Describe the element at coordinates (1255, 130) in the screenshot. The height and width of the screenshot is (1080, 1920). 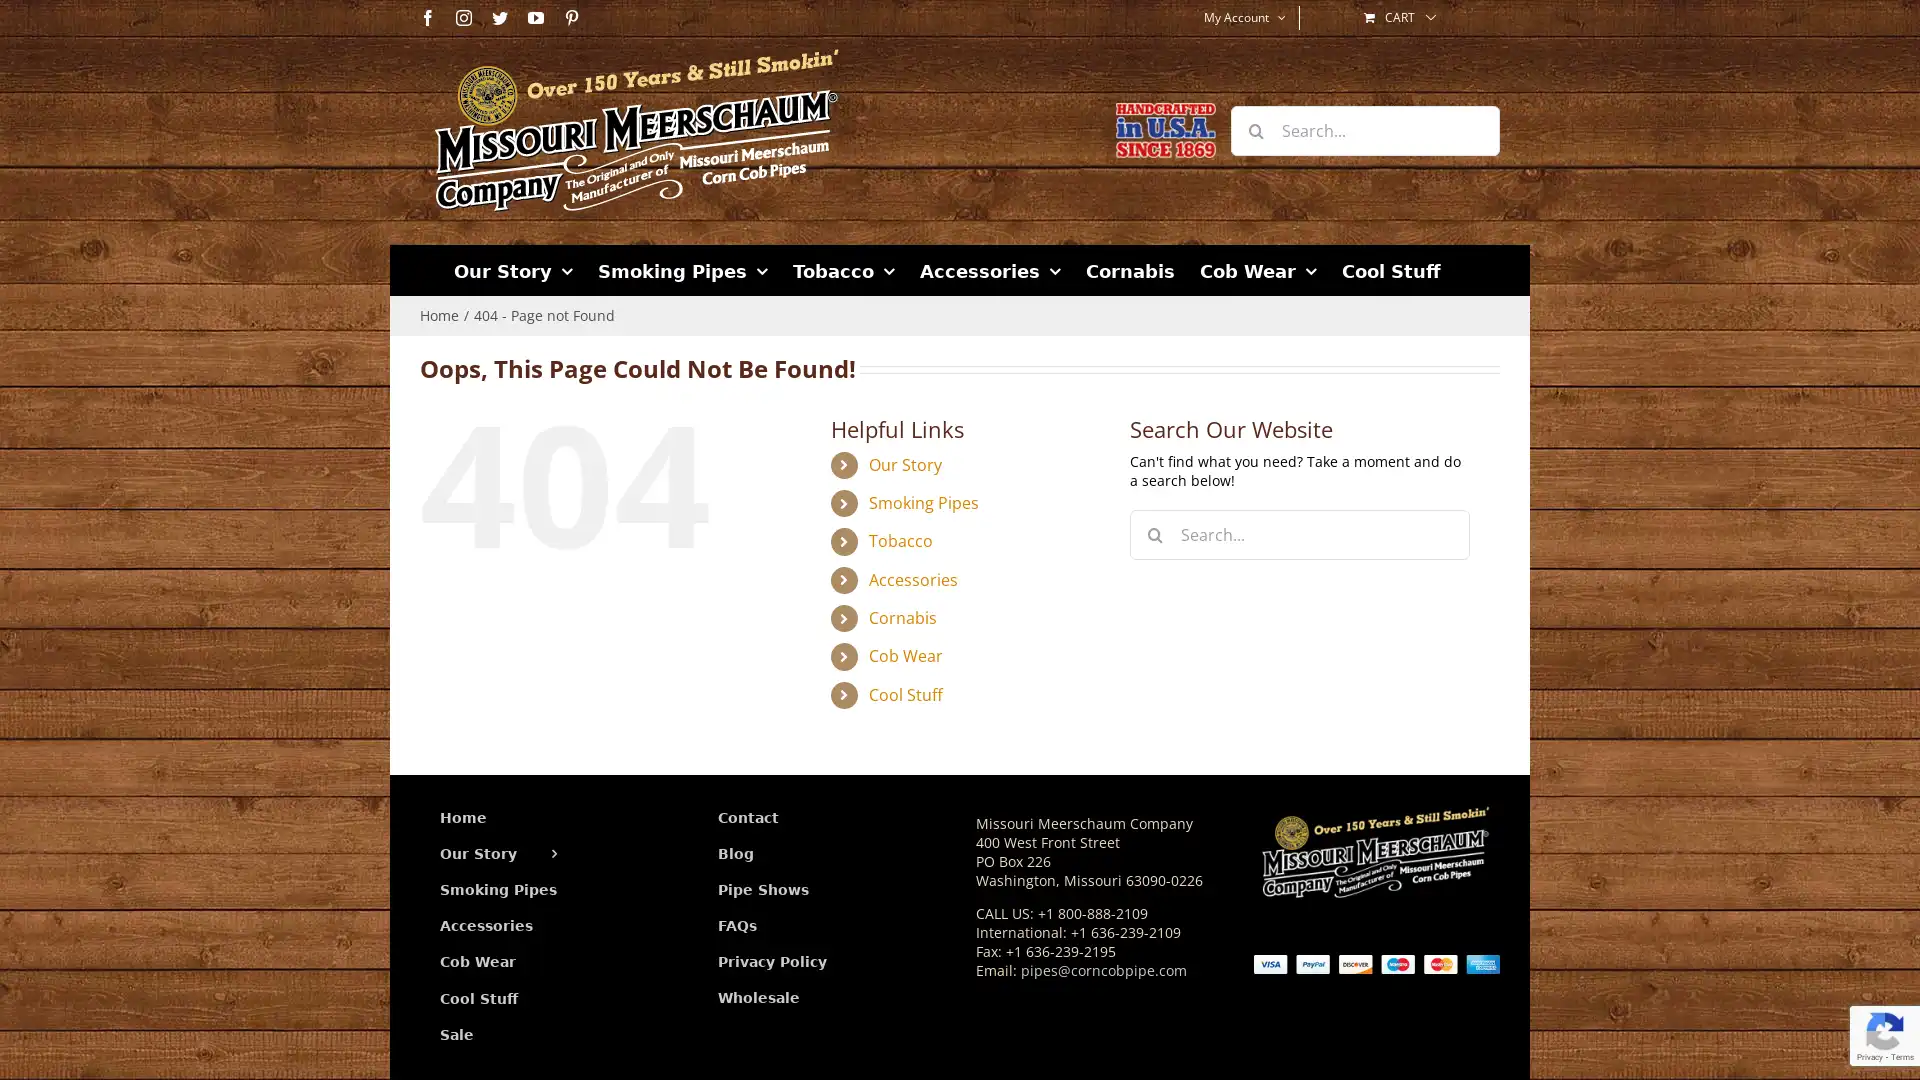
I see `Search` at that location.